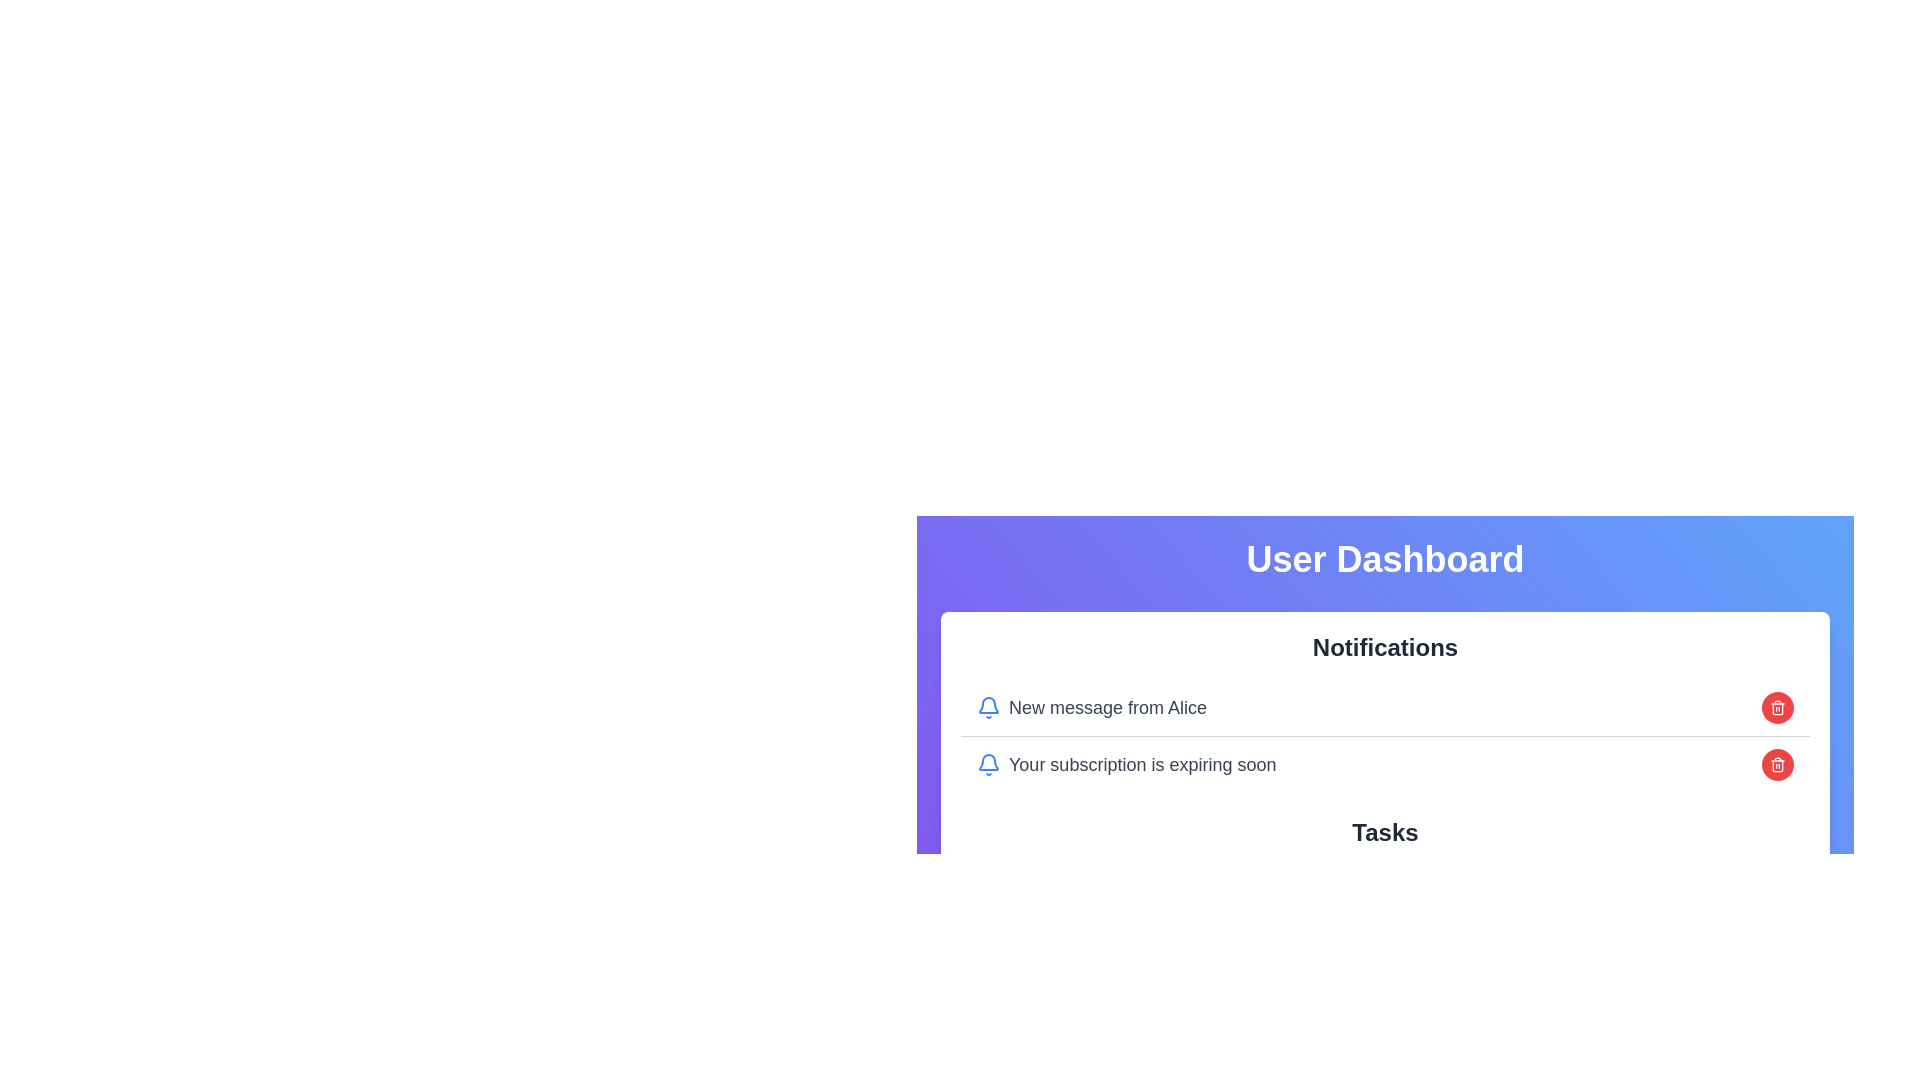  Describe the element at coordinates (1777, 707) in the screenshot. I see `the delete button located in the top-right of the notification entry for 'New message from Alice' in the 'Notifications' section to receive a tooltip or visual feedback` at that location.